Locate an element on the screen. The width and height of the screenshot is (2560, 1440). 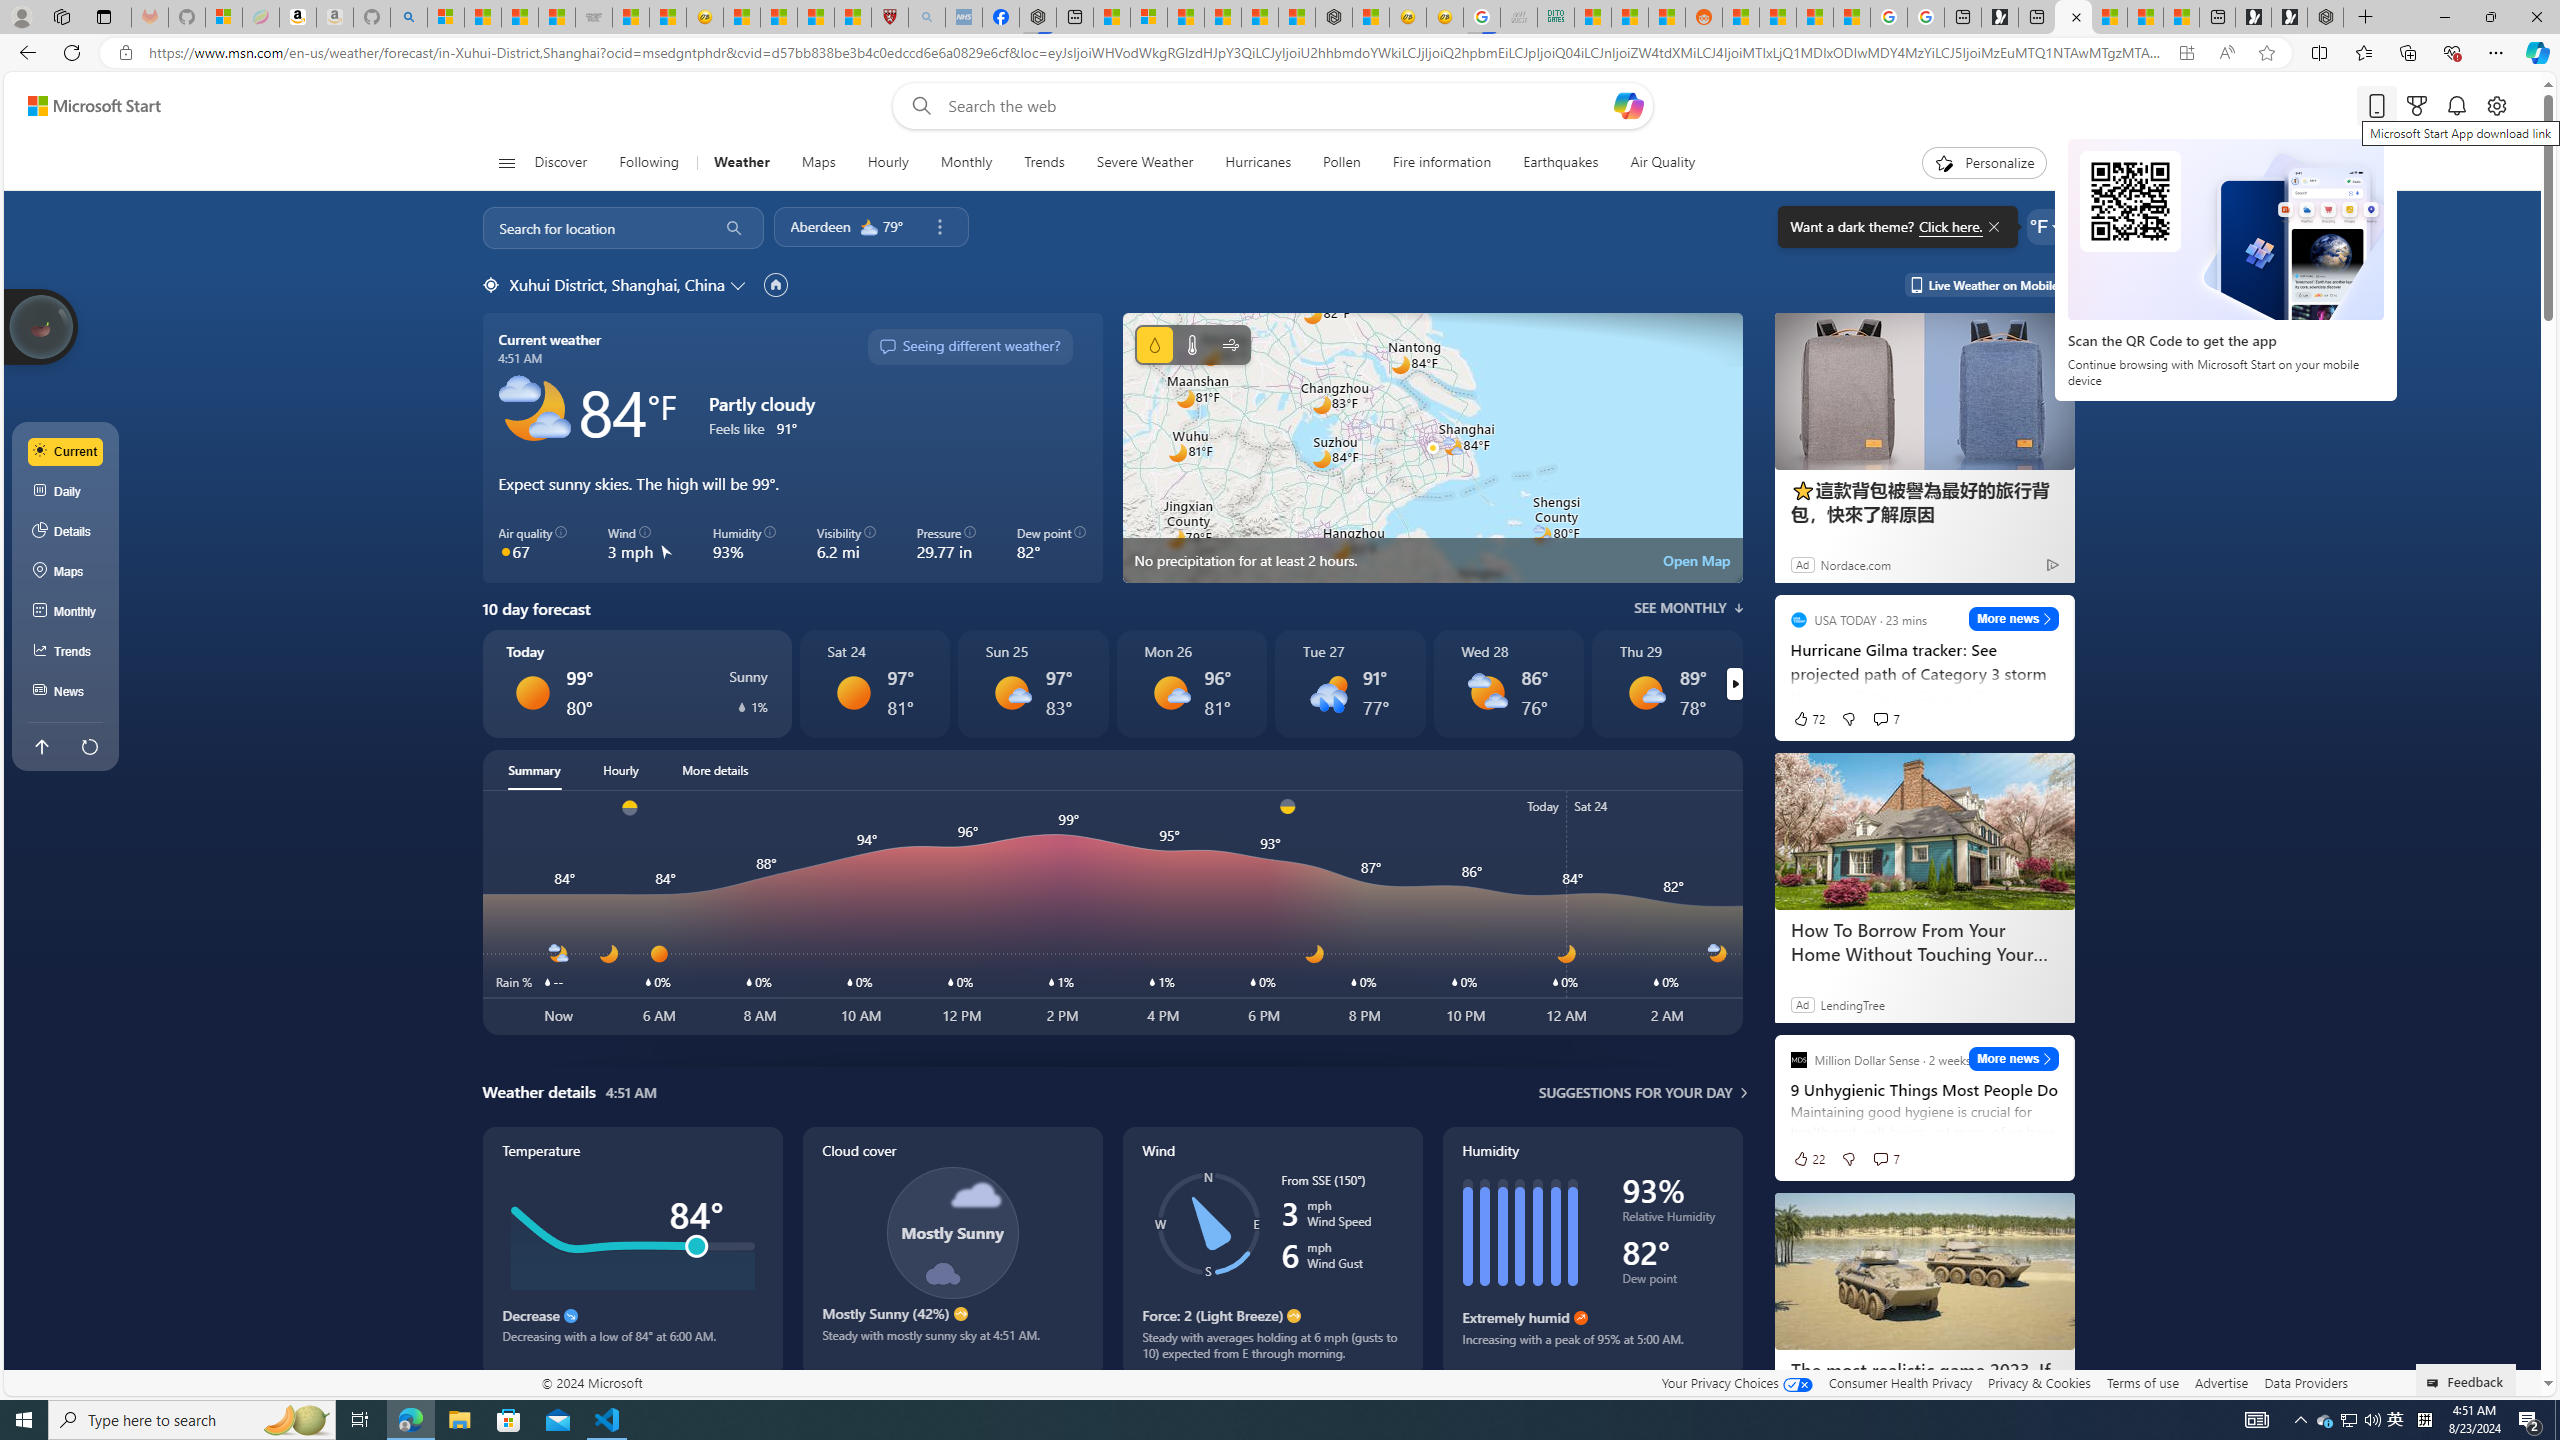
'Humidity' is located at coordinates (1591, 1252).